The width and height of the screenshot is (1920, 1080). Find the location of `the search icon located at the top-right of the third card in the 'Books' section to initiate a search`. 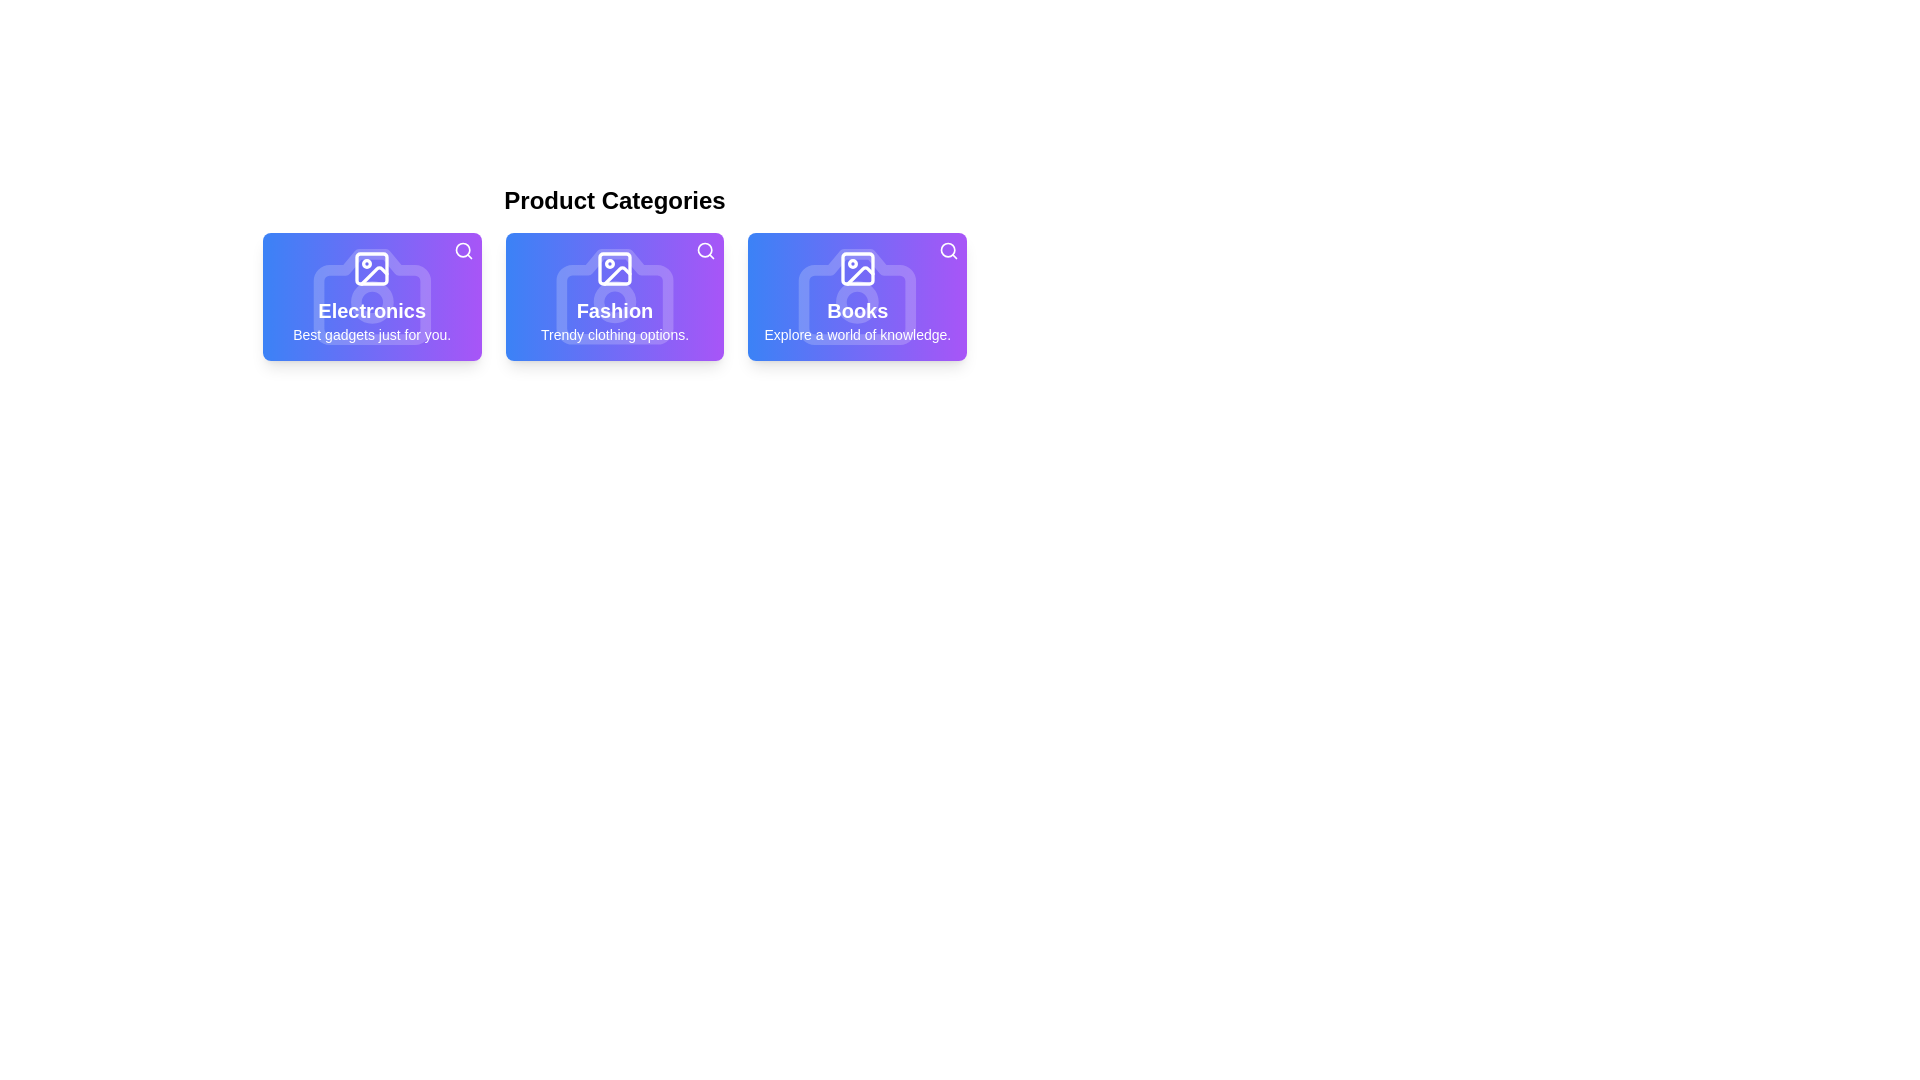

the search icon located at the top-right of the third card in the 'Books' section to initiate a search is located at coordinates (948, 249).